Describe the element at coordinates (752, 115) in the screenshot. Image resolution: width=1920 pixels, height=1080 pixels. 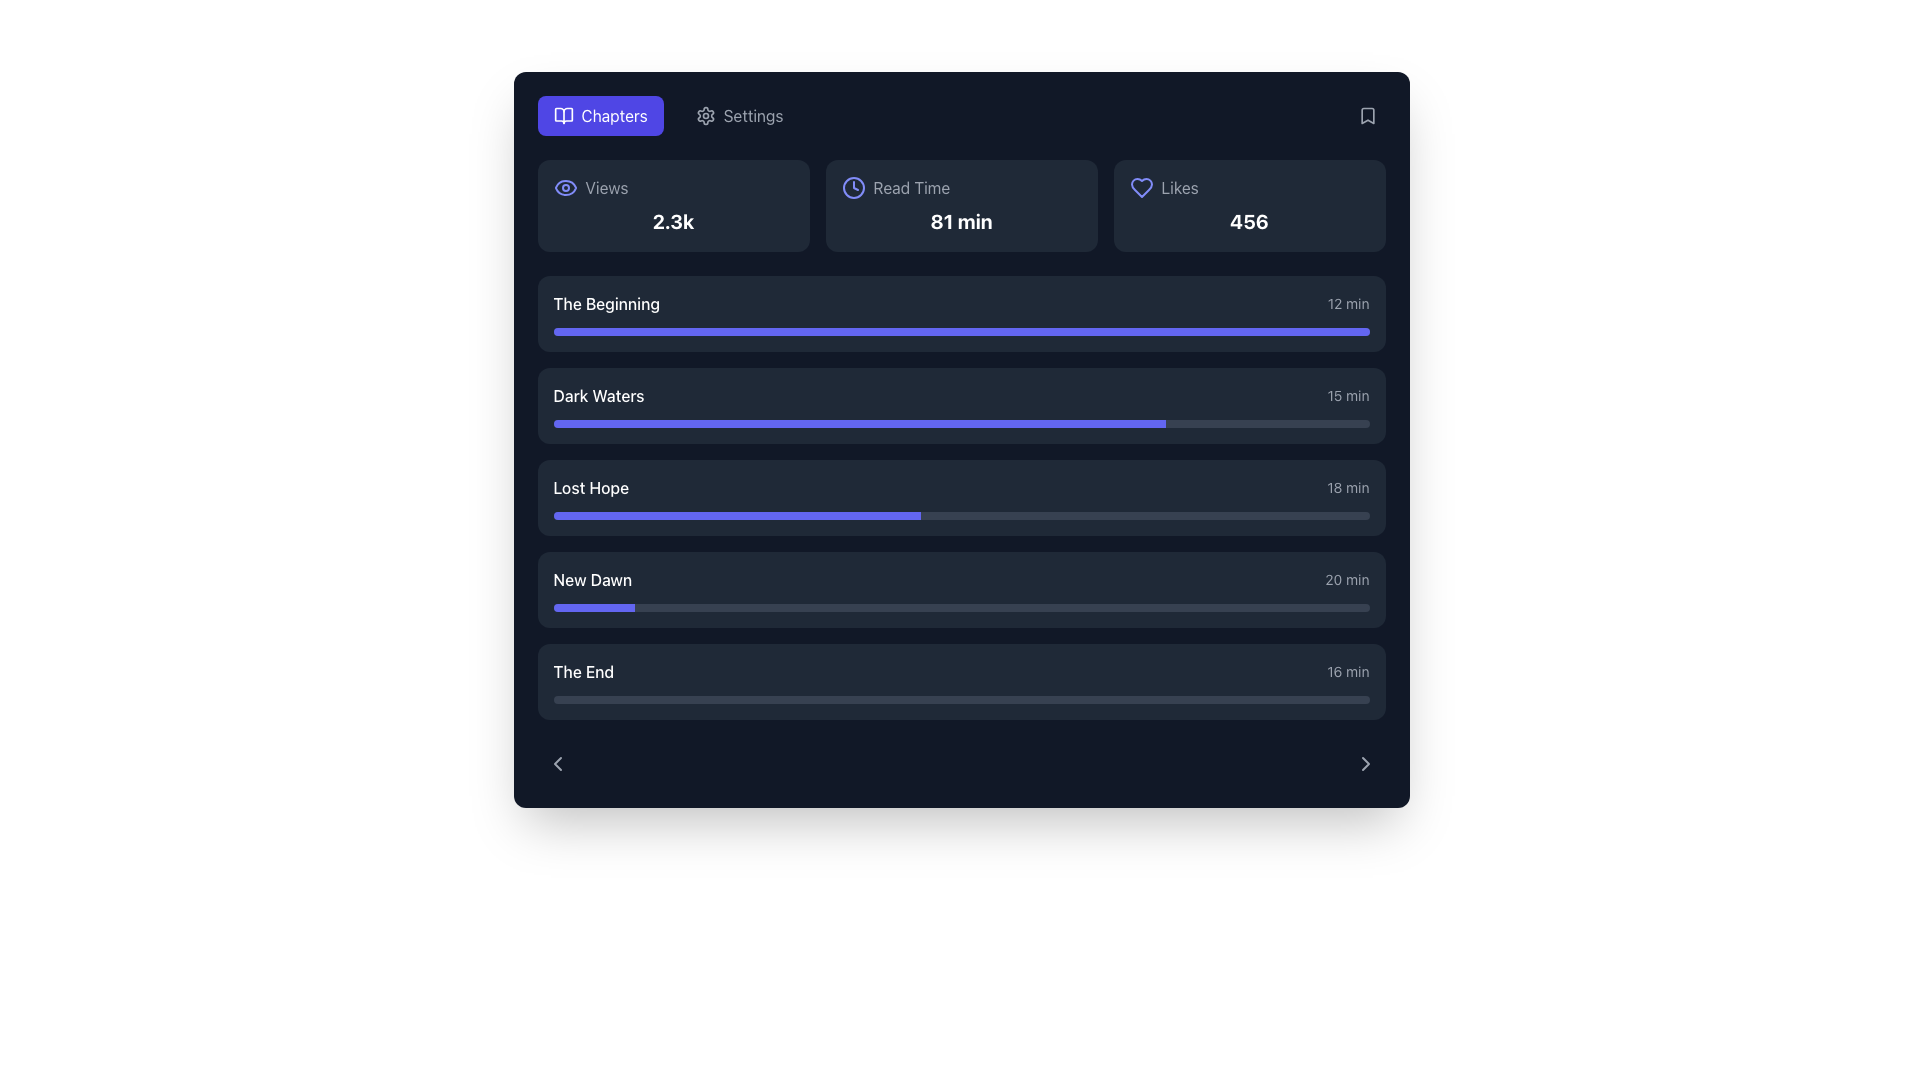
I see `the Text label indicating settings in the top navigation bar for keyboard navigation` at that location.